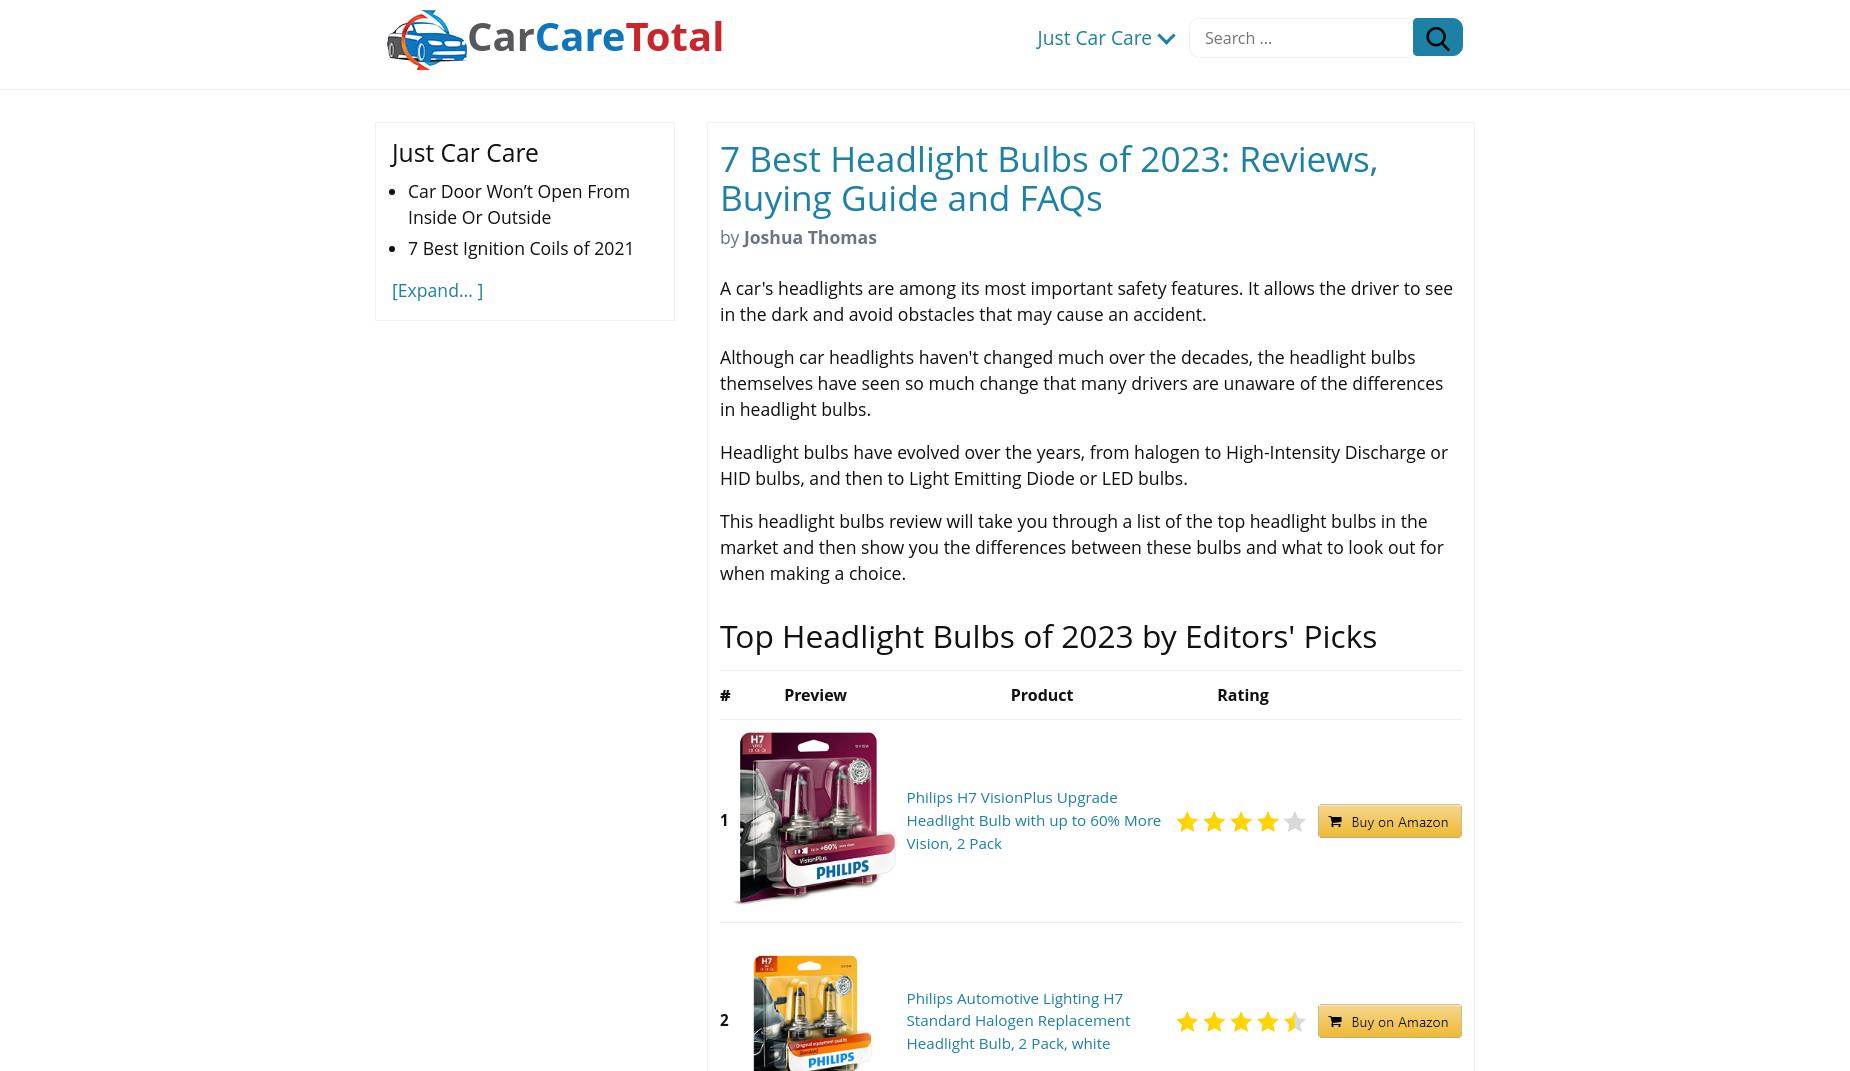 The image size is (1850, 1071). Describe the element at coordinates (520, 246) in the screenshot. I see `'7 Best Ignition Coils of 2021'` at that location.